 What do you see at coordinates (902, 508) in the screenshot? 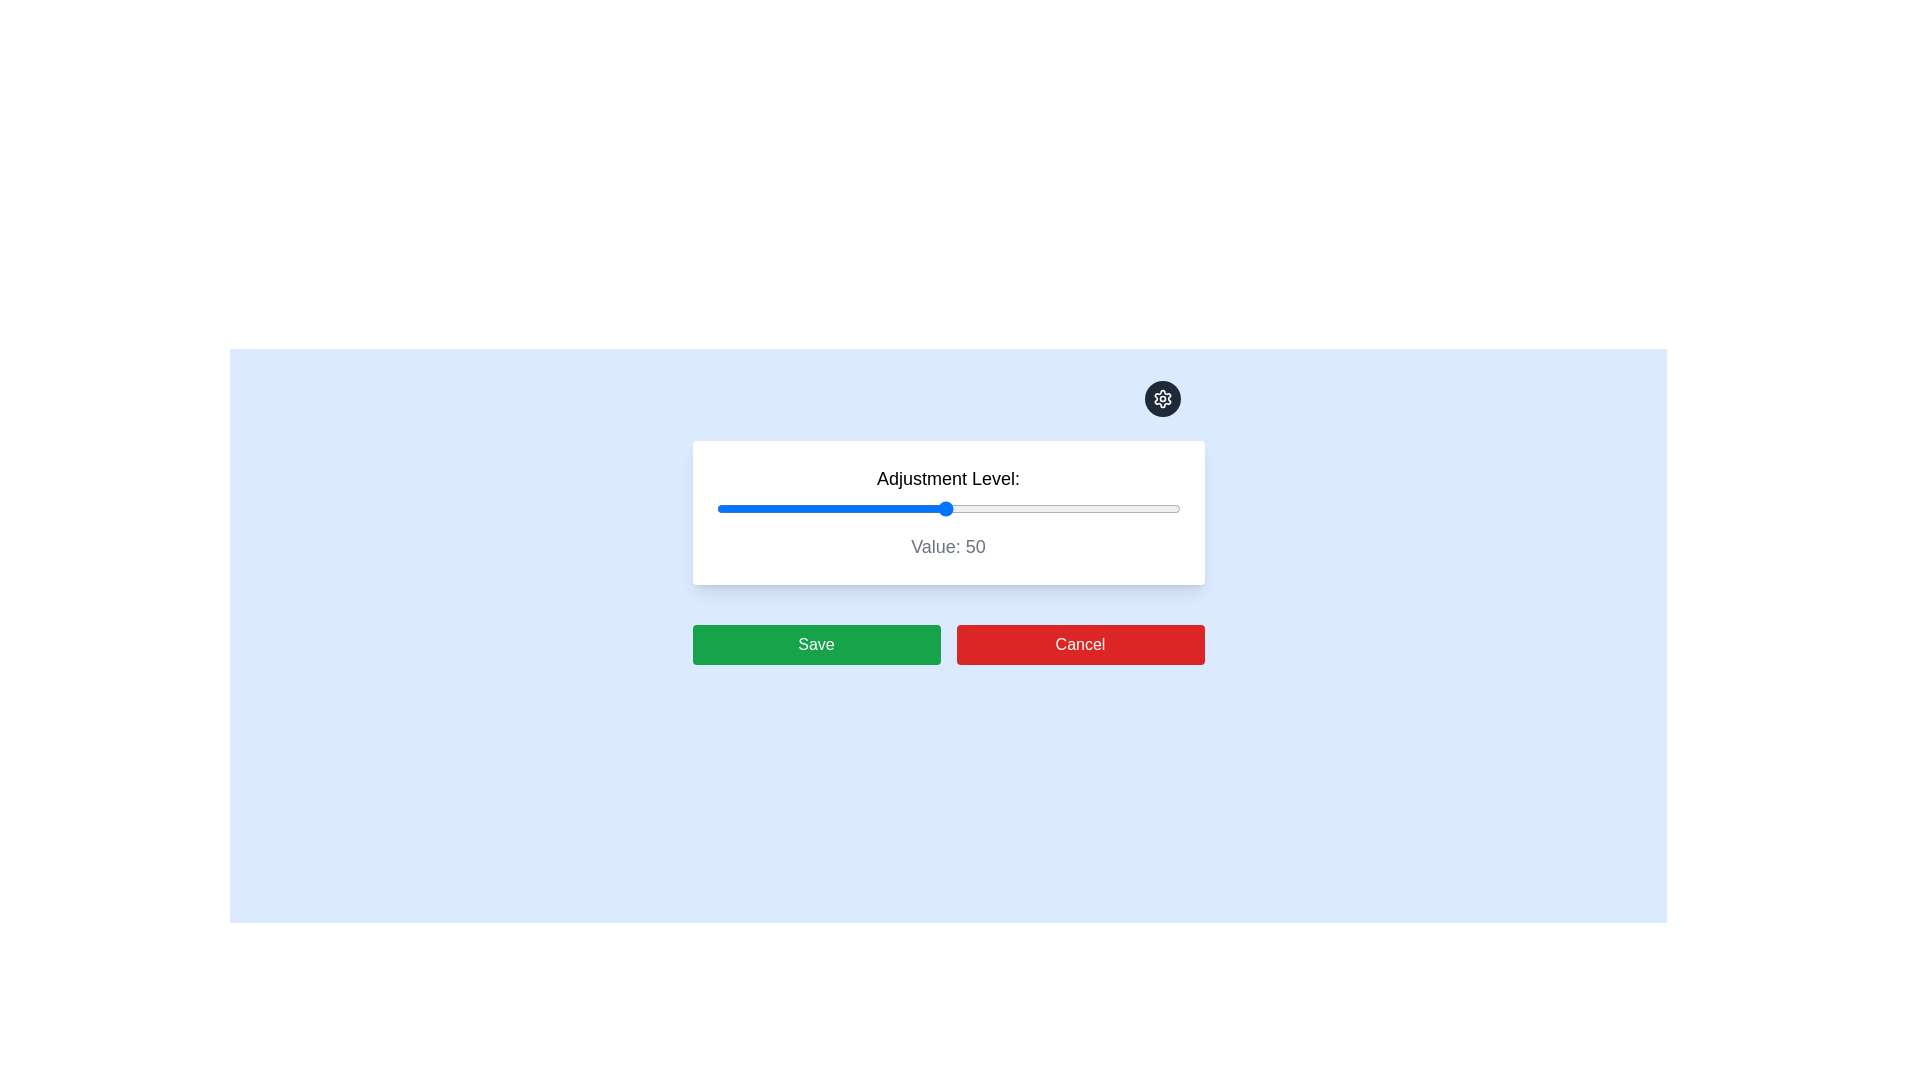
I see `the adjustment level` at bounding box center [902, 508].